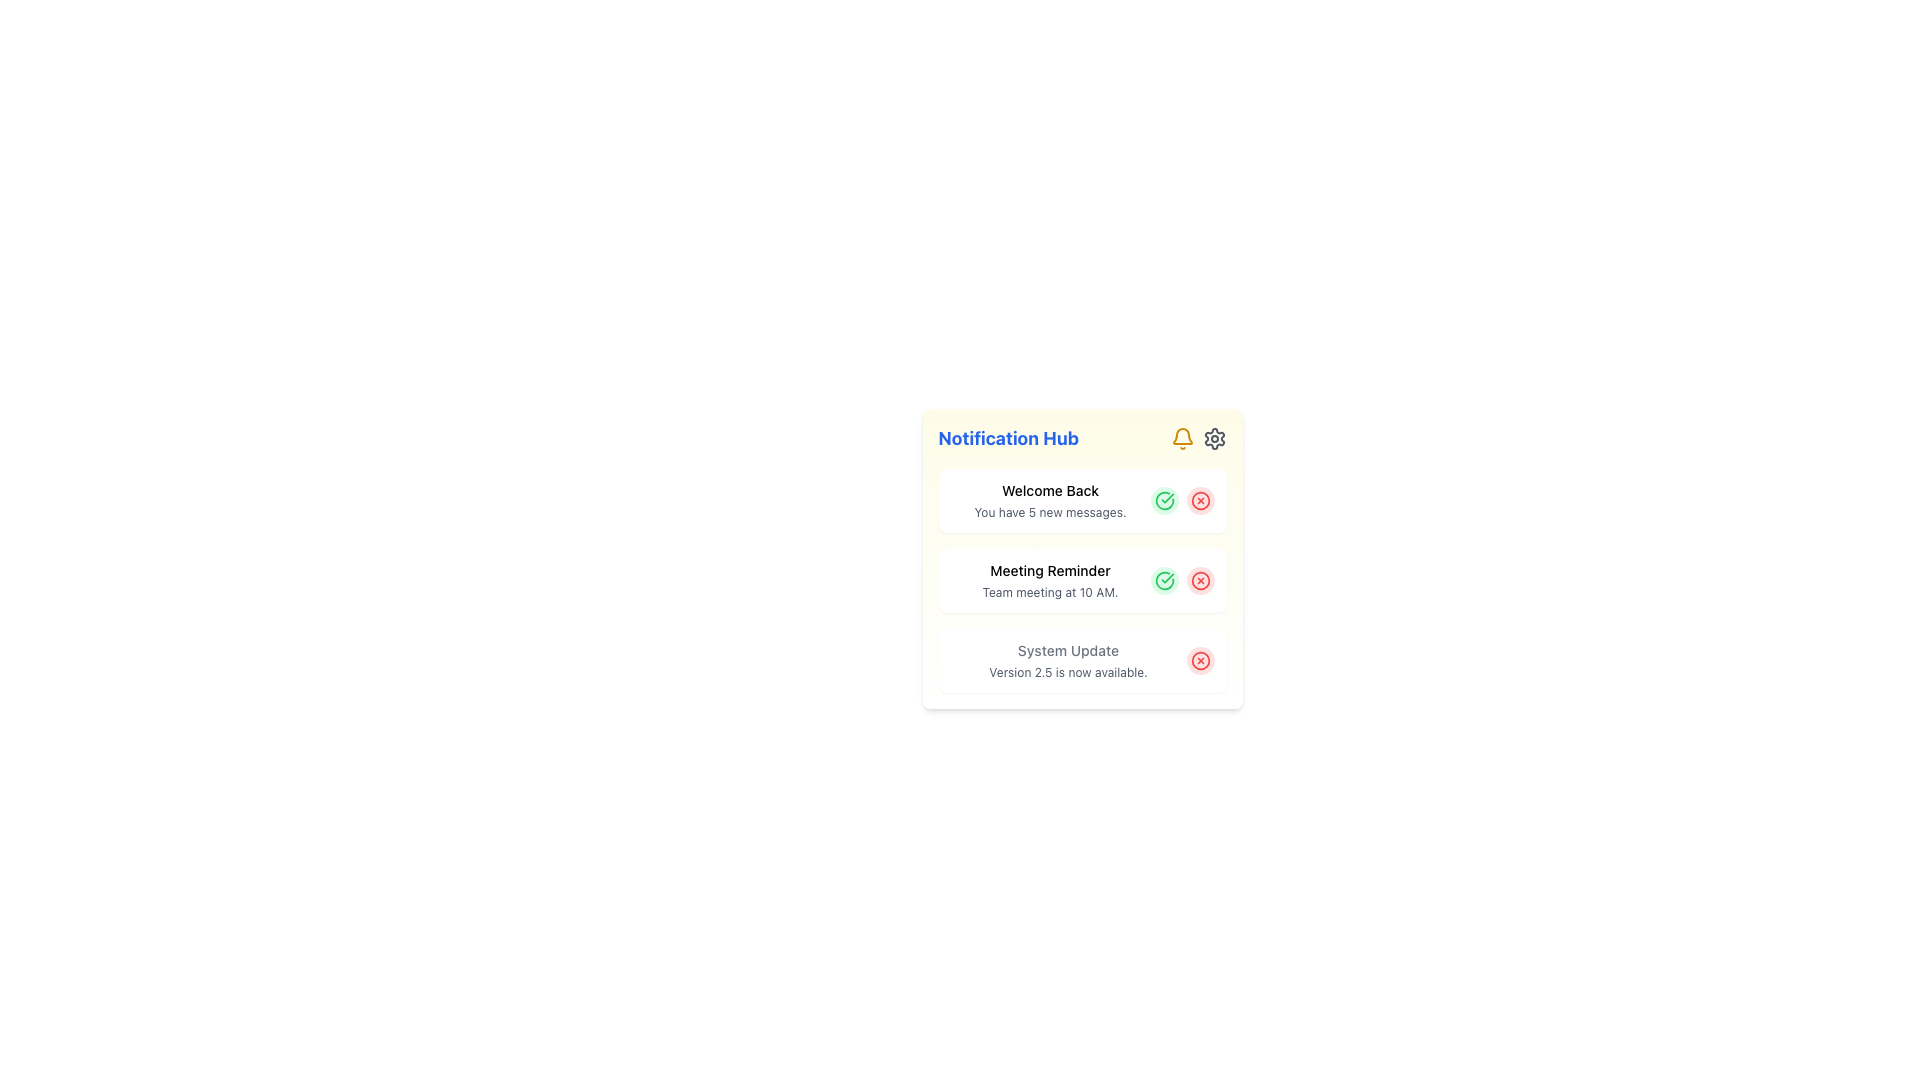  I want to click on the Text Label indicating unread or new messages, which is positioned below the 'Welcome Back' text in the notification card, so click(1049, 512).